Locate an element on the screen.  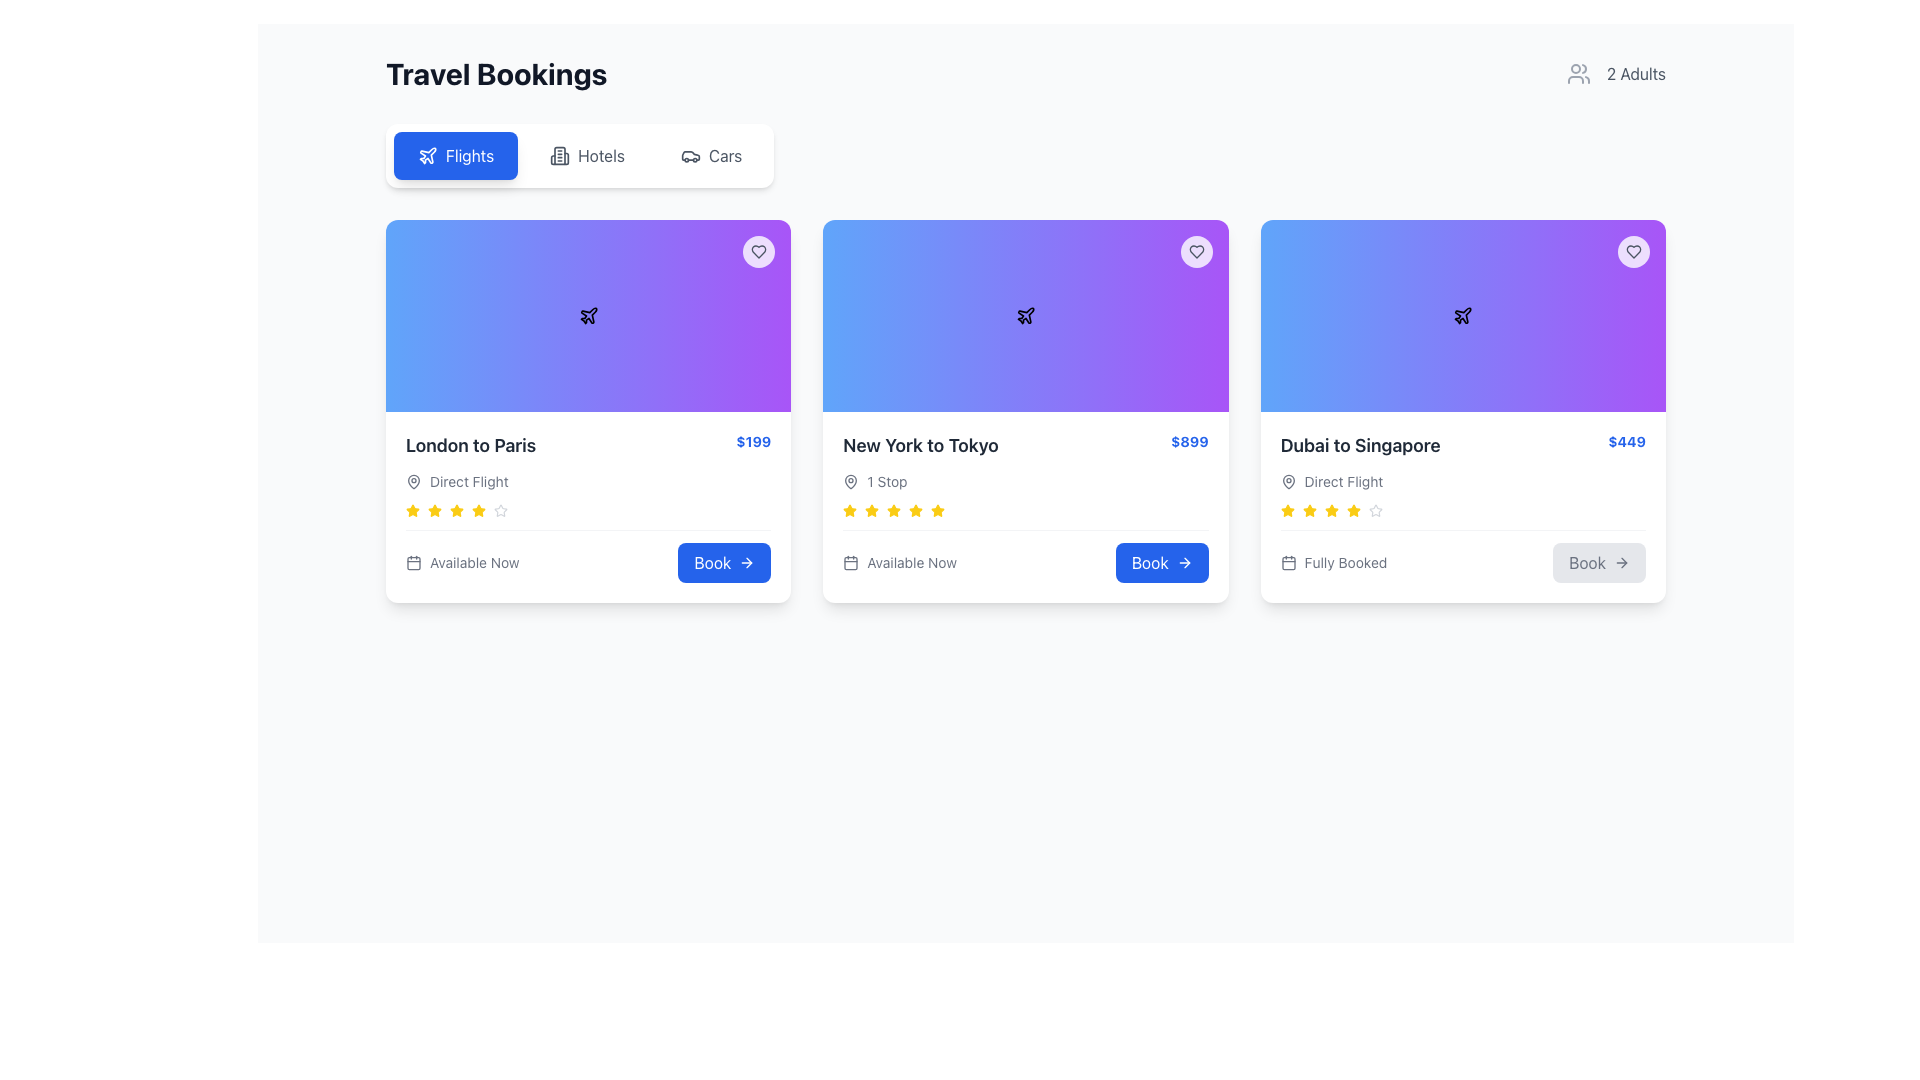
the second star in the five-star rating system for the 'London to Paris' card, which visually indicates the rating associated with the element is located at coordinates (434, 509).